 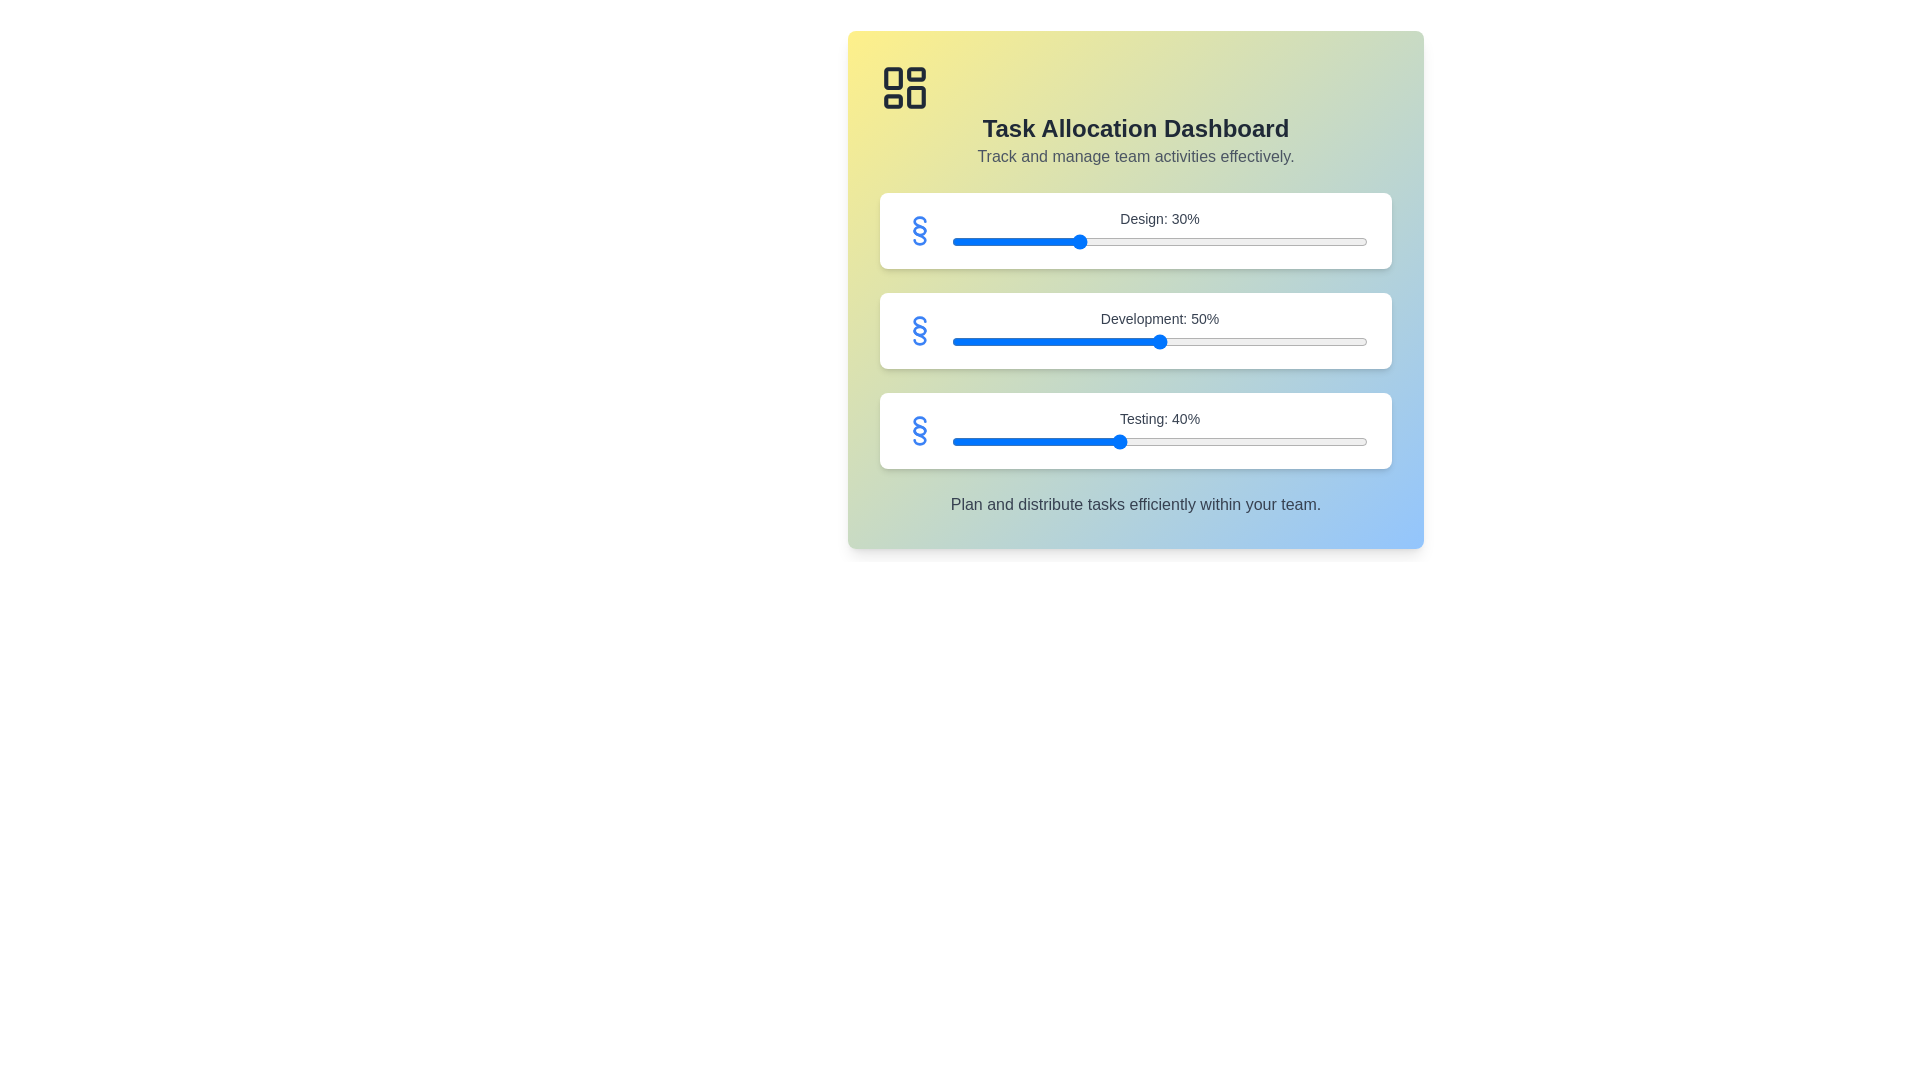 What do you see at coordinates (1084, 241) in the screenshot?
I see `the 'Design' slider to 32% by dragging the slider to the corresponding position` at bounding box center [1084, 241].